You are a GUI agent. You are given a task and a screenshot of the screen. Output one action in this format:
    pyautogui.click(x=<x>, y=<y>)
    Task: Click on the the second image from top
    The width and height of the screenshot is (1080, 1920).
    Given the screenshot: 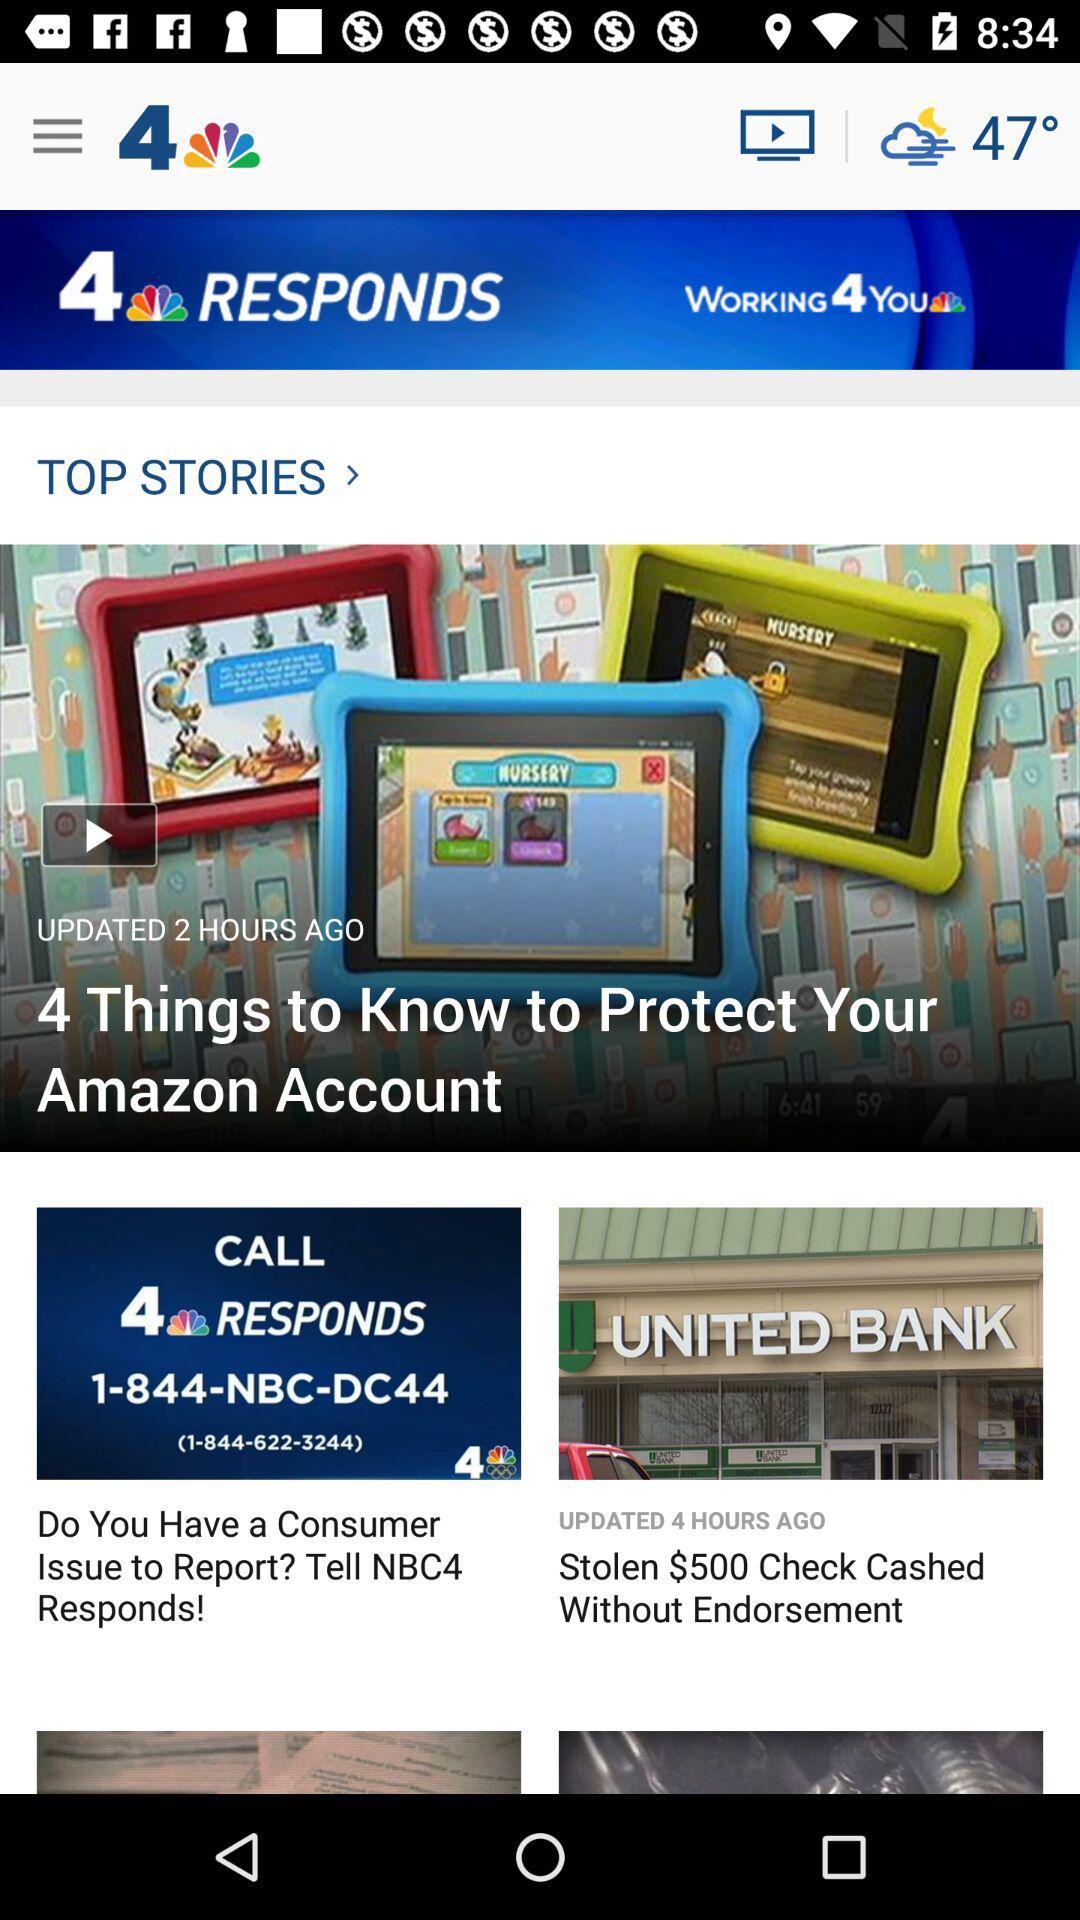 What is the action you would take?
    pyautogui.click(x=278, y=1344)
    